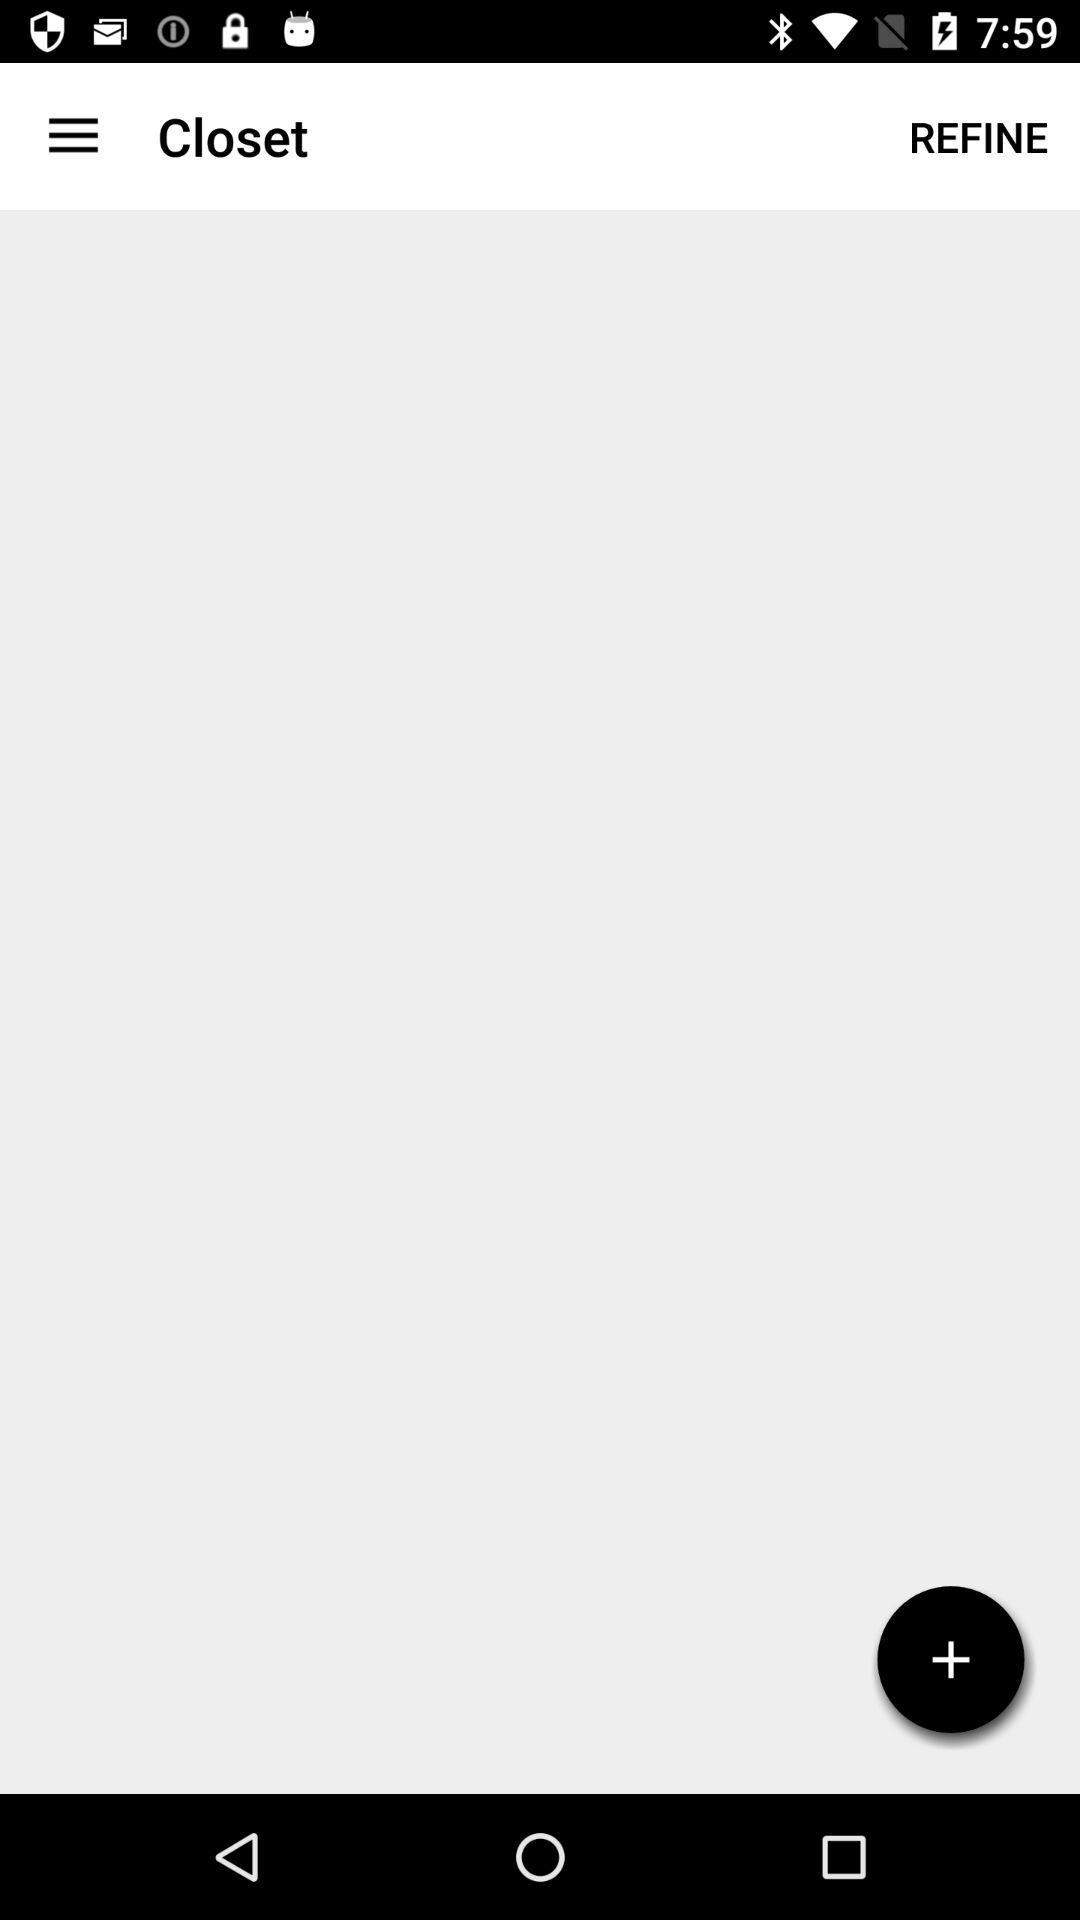  Describe the element at coordinates (977, 135) in the screenshot. I see `app next to the closet item` at that location.